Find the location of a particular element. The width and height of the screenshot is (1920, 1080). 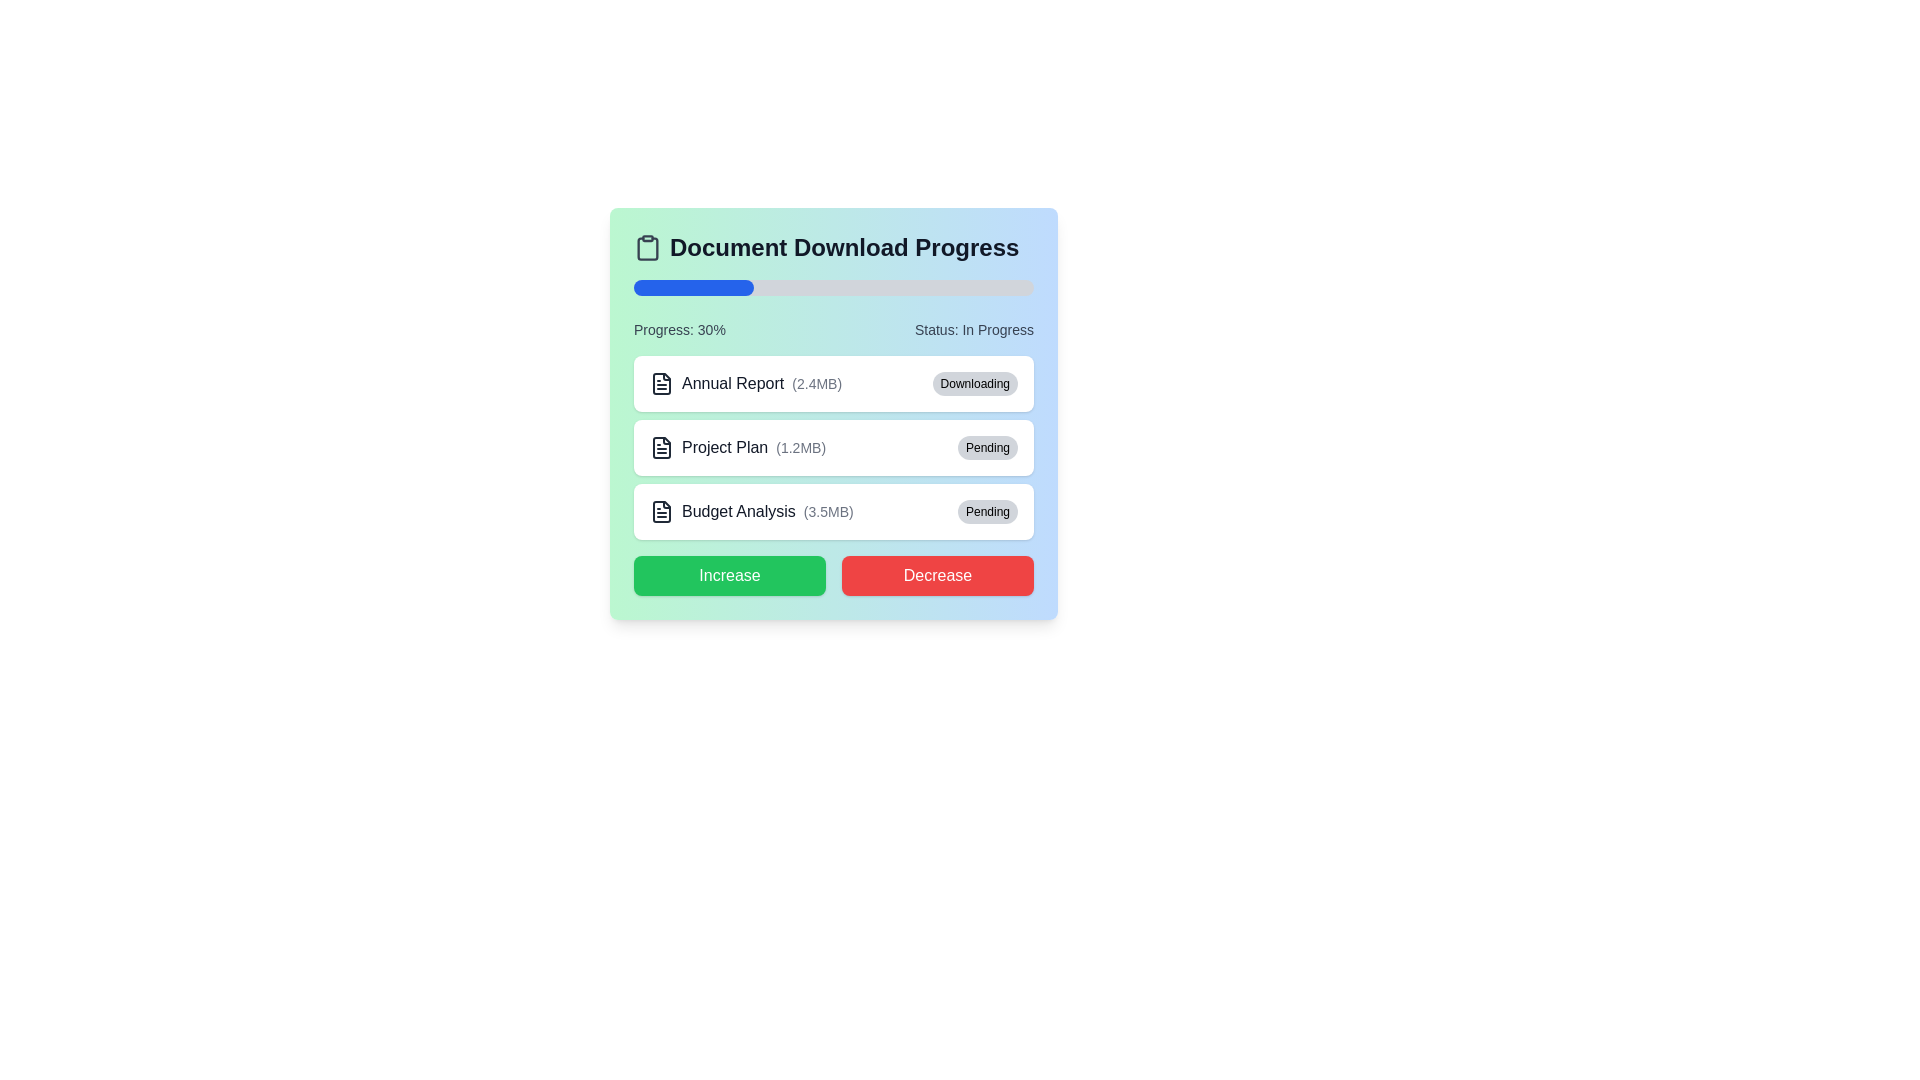

the list item representing the file named 'Annual Report' with a size of 2.4MB, which is the first item in the list and located in a rounded rectangular area with a white background is located at coordinates (745, 384).